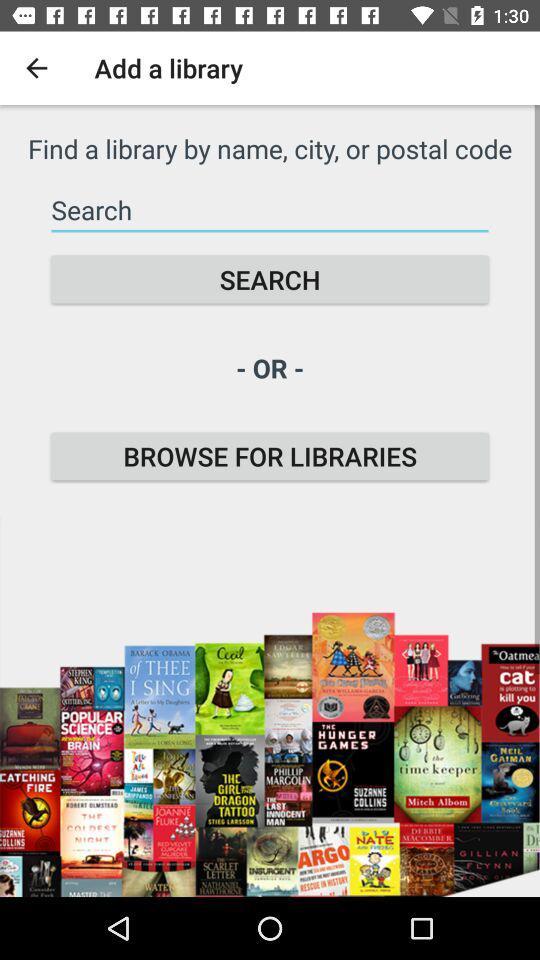 The width and height of the screenshot is (540, 960). I want to click on the browse for libraries, so click(270, 456).